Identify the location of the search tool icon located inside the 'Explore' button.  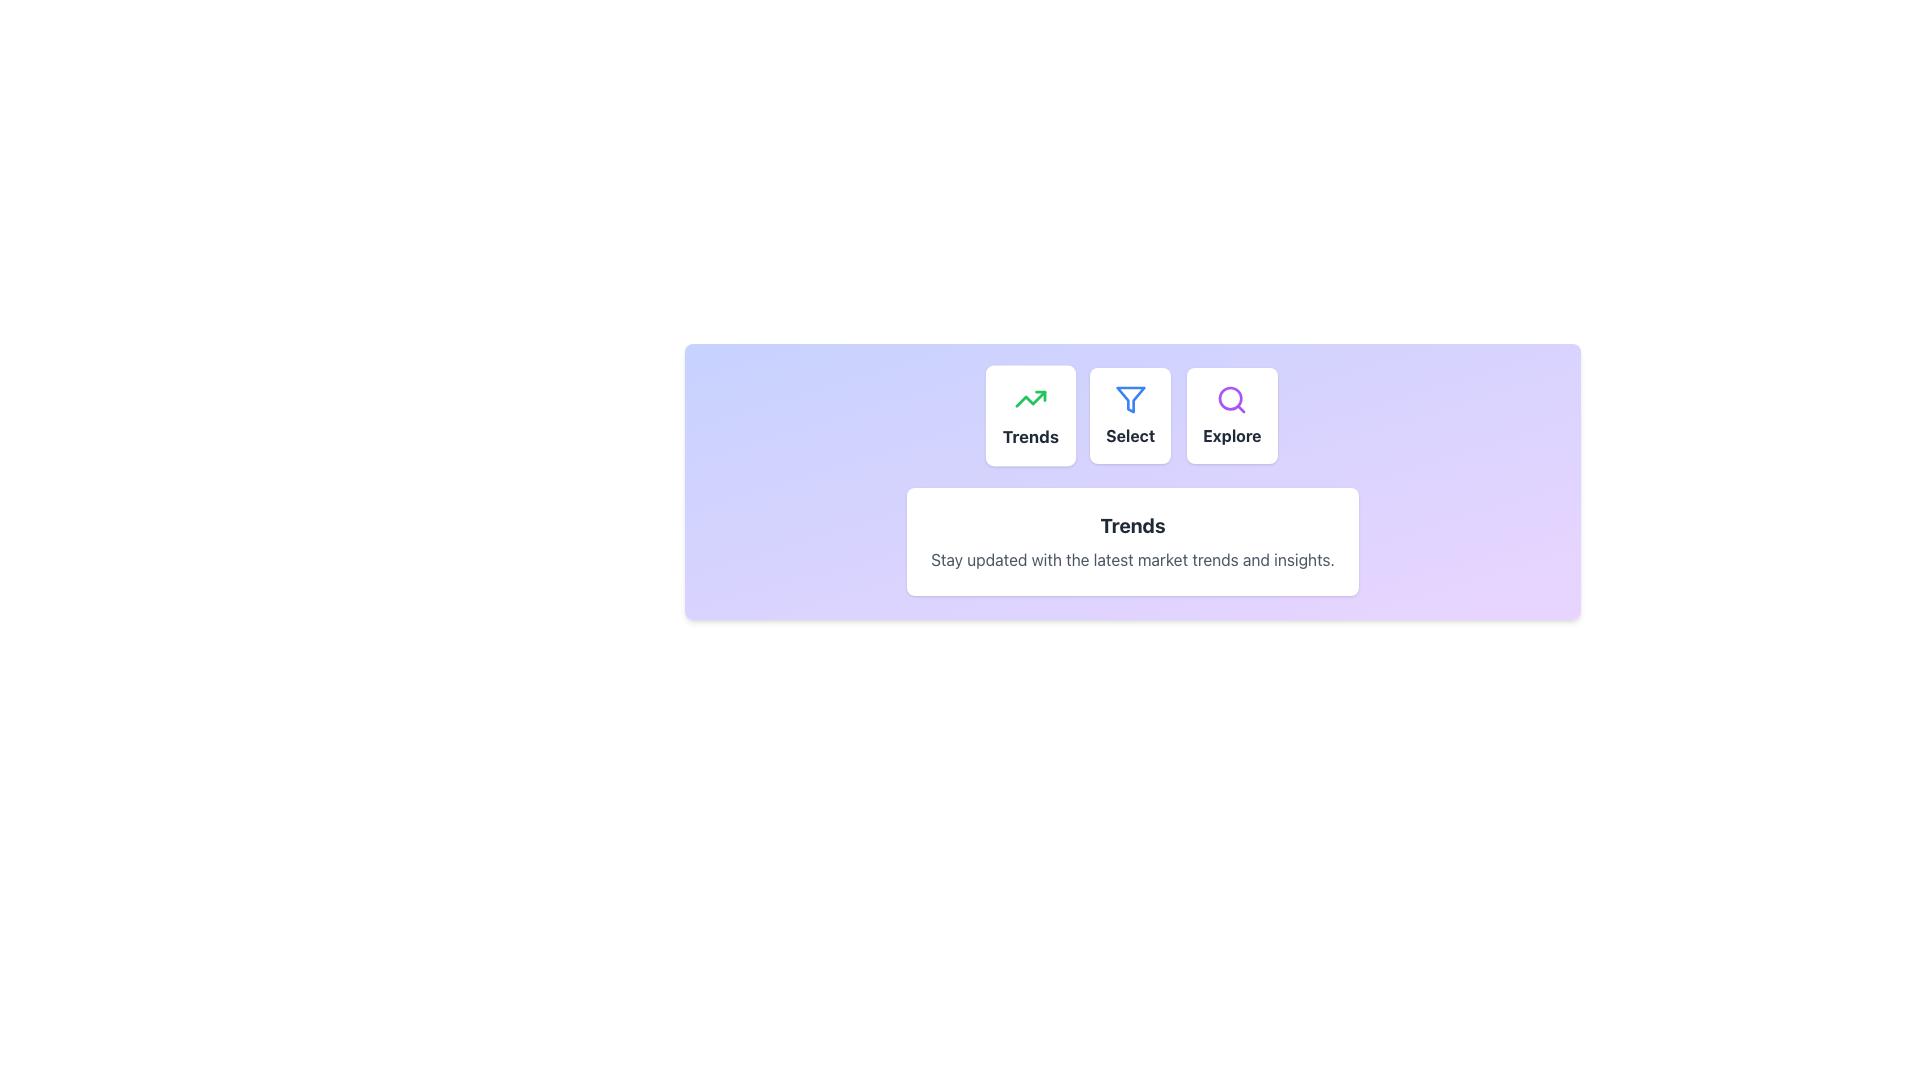
(1231, 400).